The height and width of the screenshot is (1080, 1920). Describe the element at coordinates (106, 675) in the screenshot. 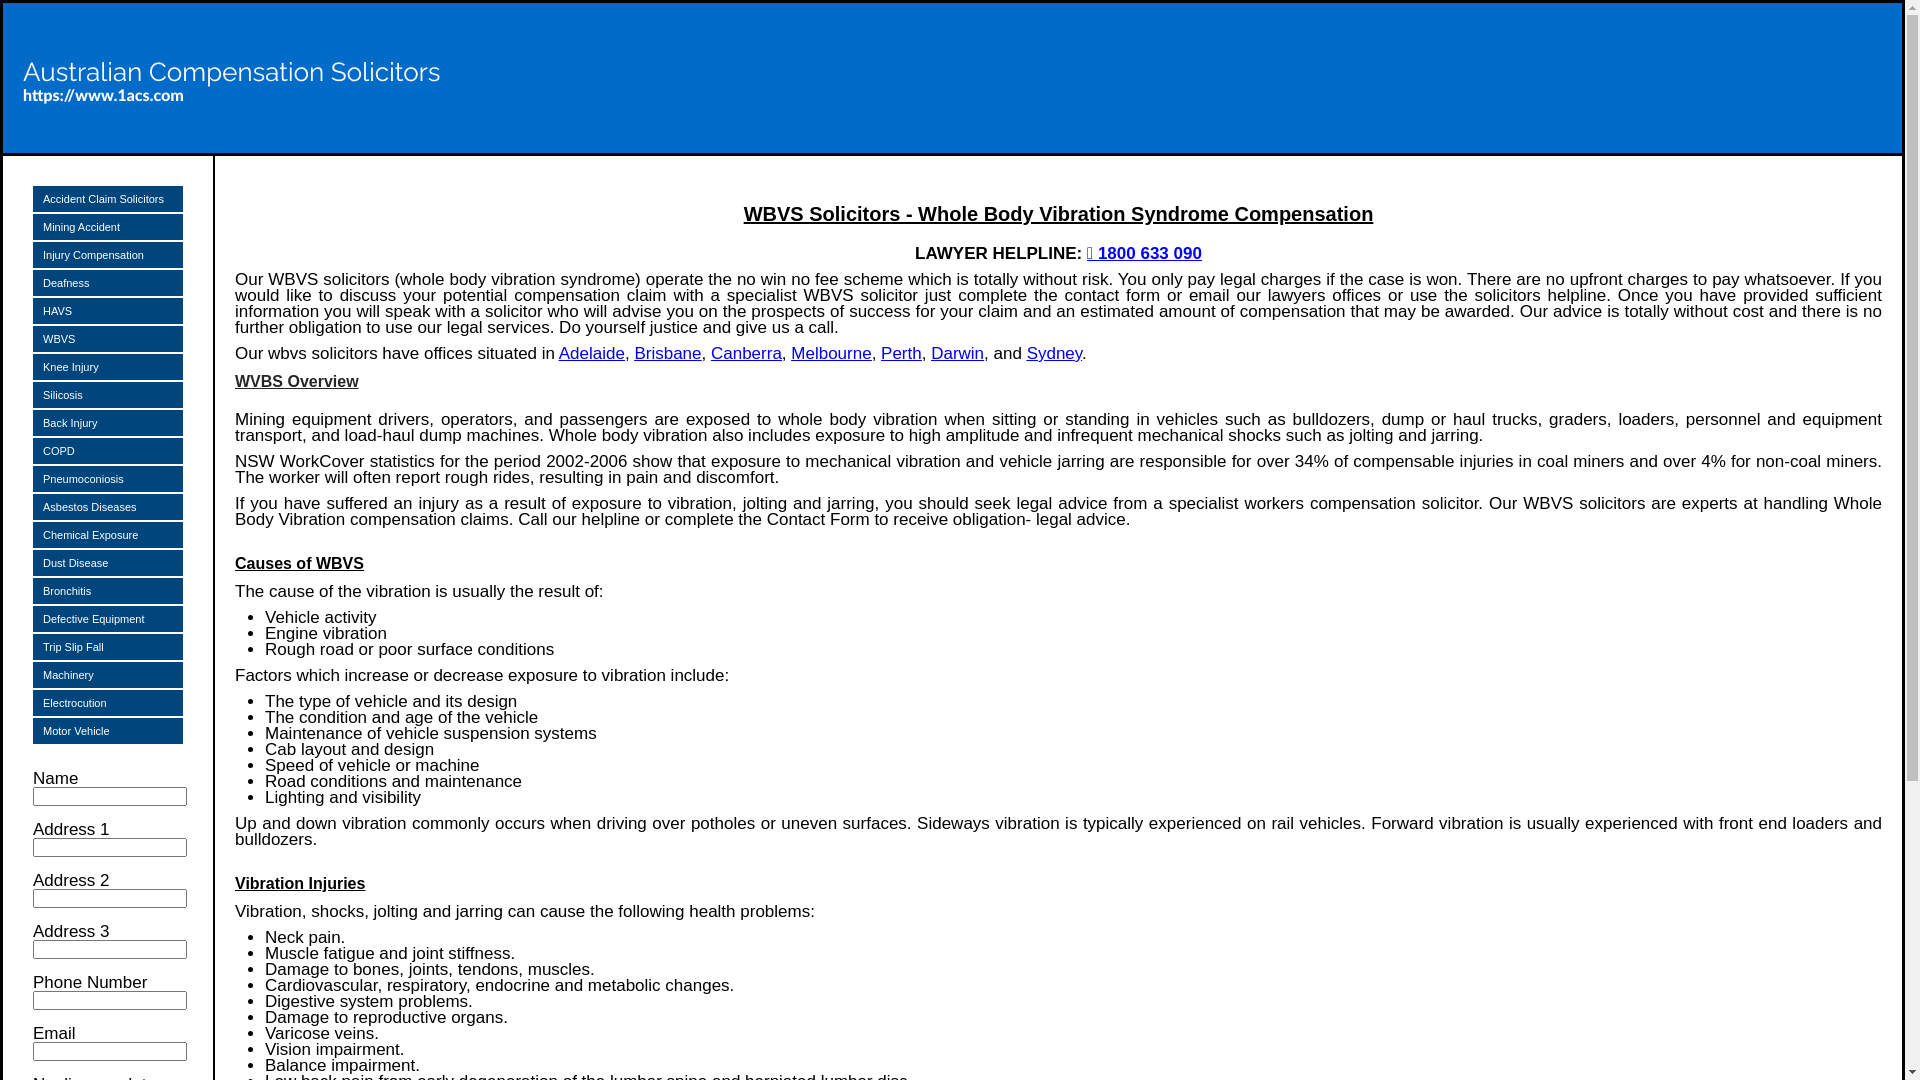

I see `'Machinery'` at that location.